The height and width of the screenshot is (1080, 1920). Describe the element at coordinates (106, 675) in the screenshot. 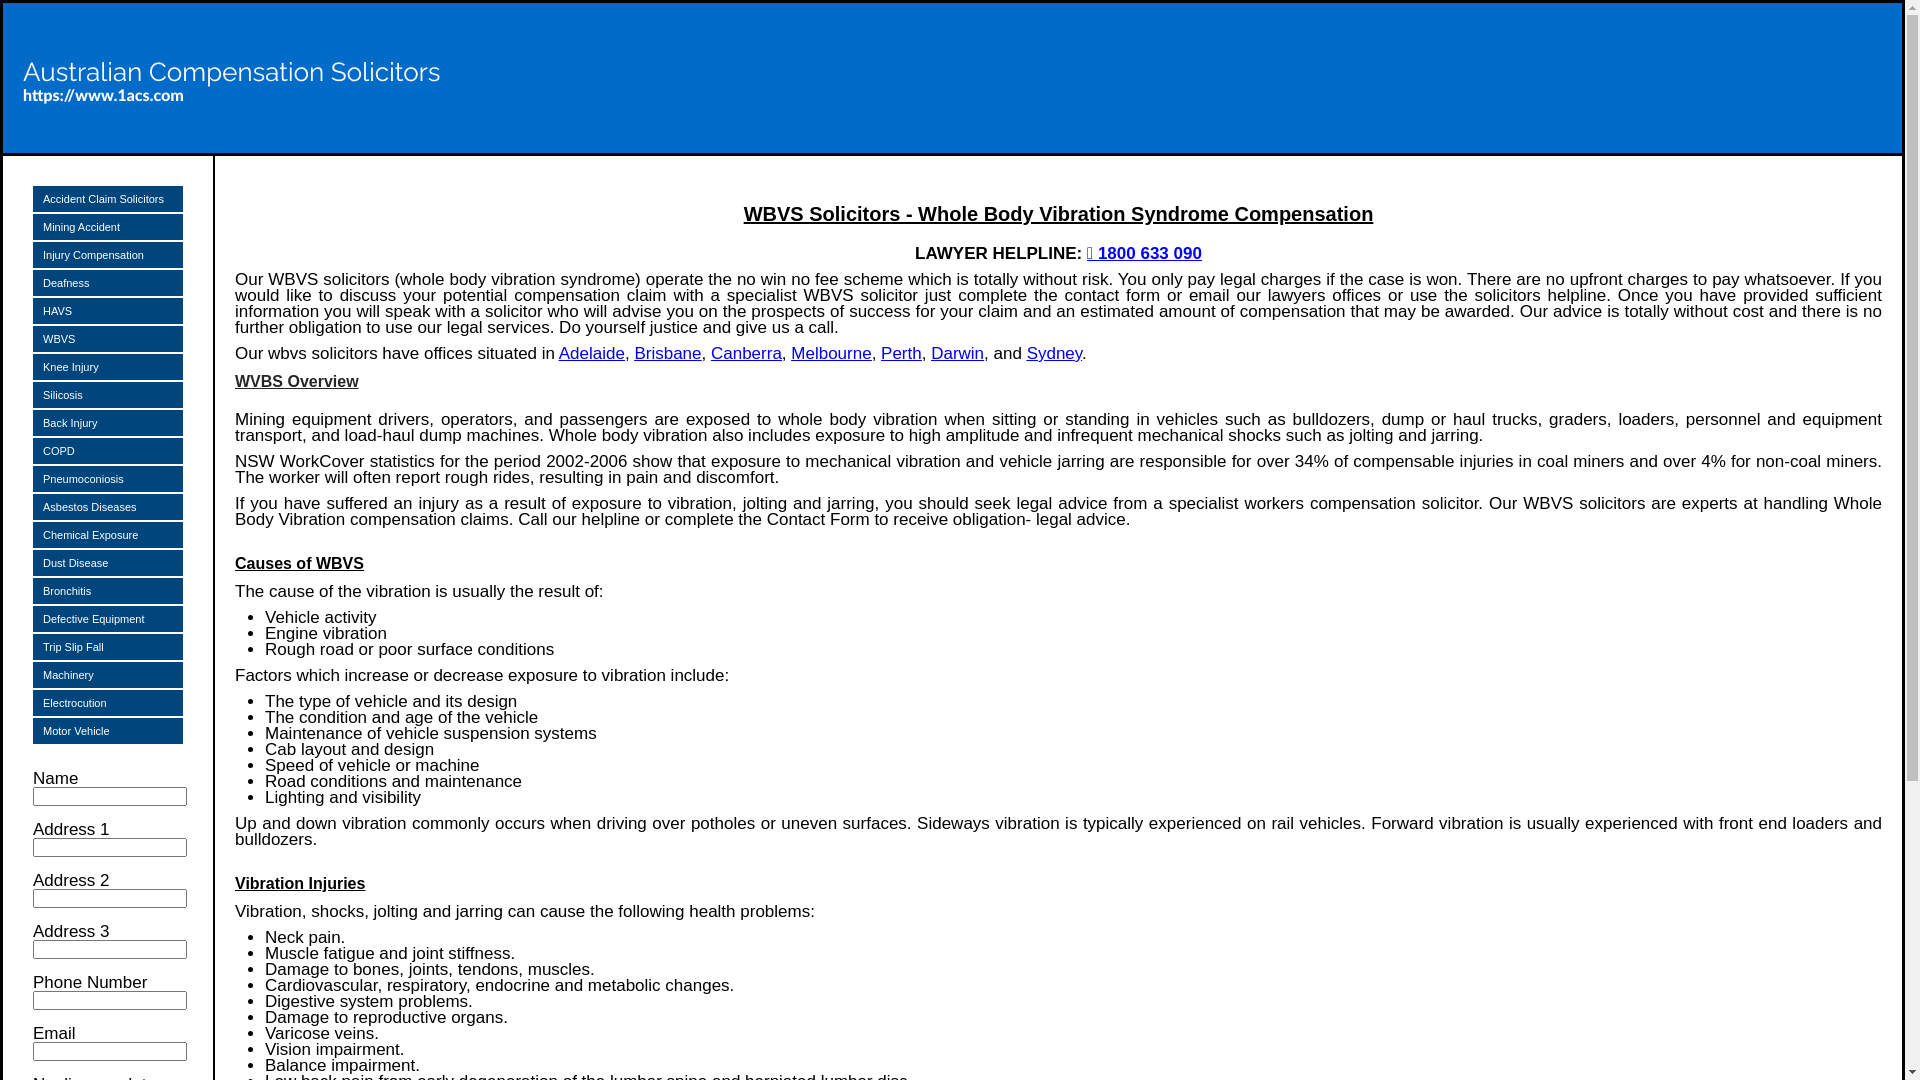

I see `'Machinery'` at that location.